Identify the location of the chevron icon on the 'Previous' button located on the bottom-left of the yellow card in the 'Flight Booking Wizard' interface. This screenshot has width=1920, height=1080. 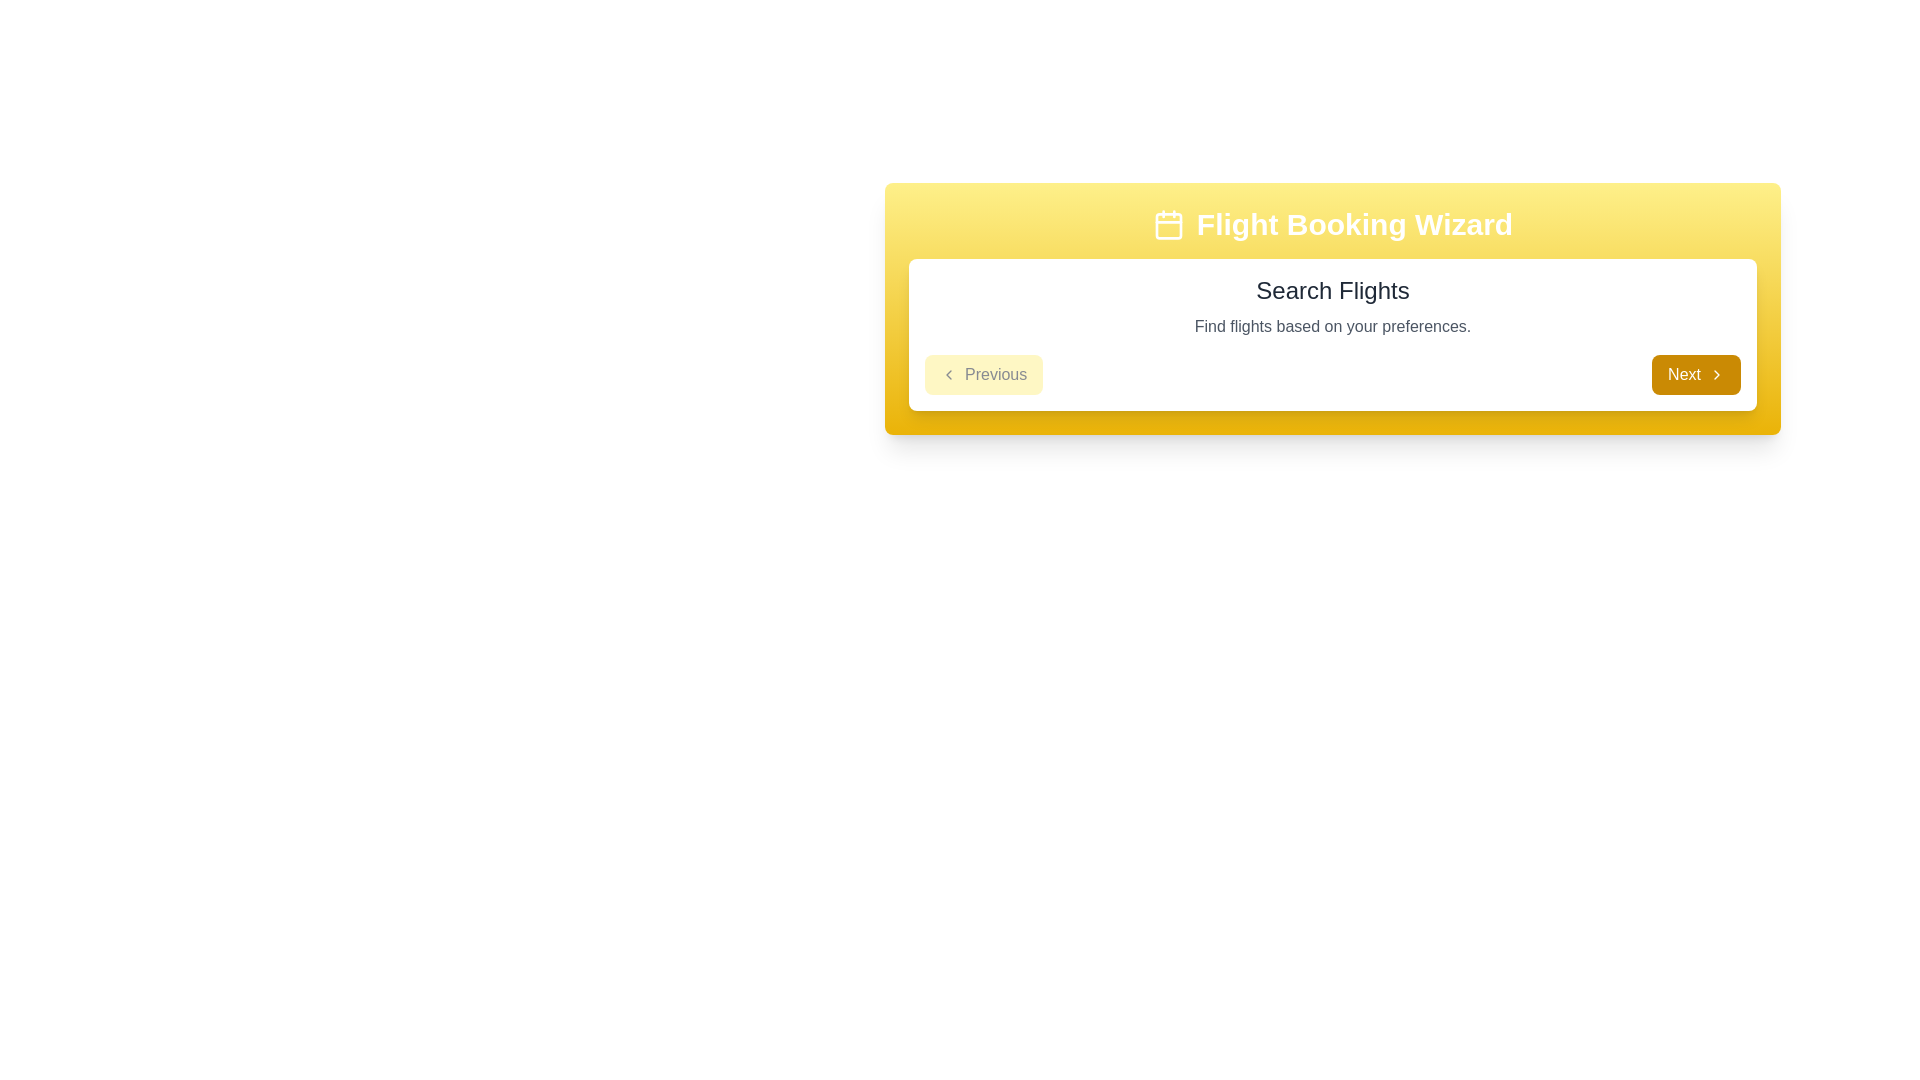
(948, 374).